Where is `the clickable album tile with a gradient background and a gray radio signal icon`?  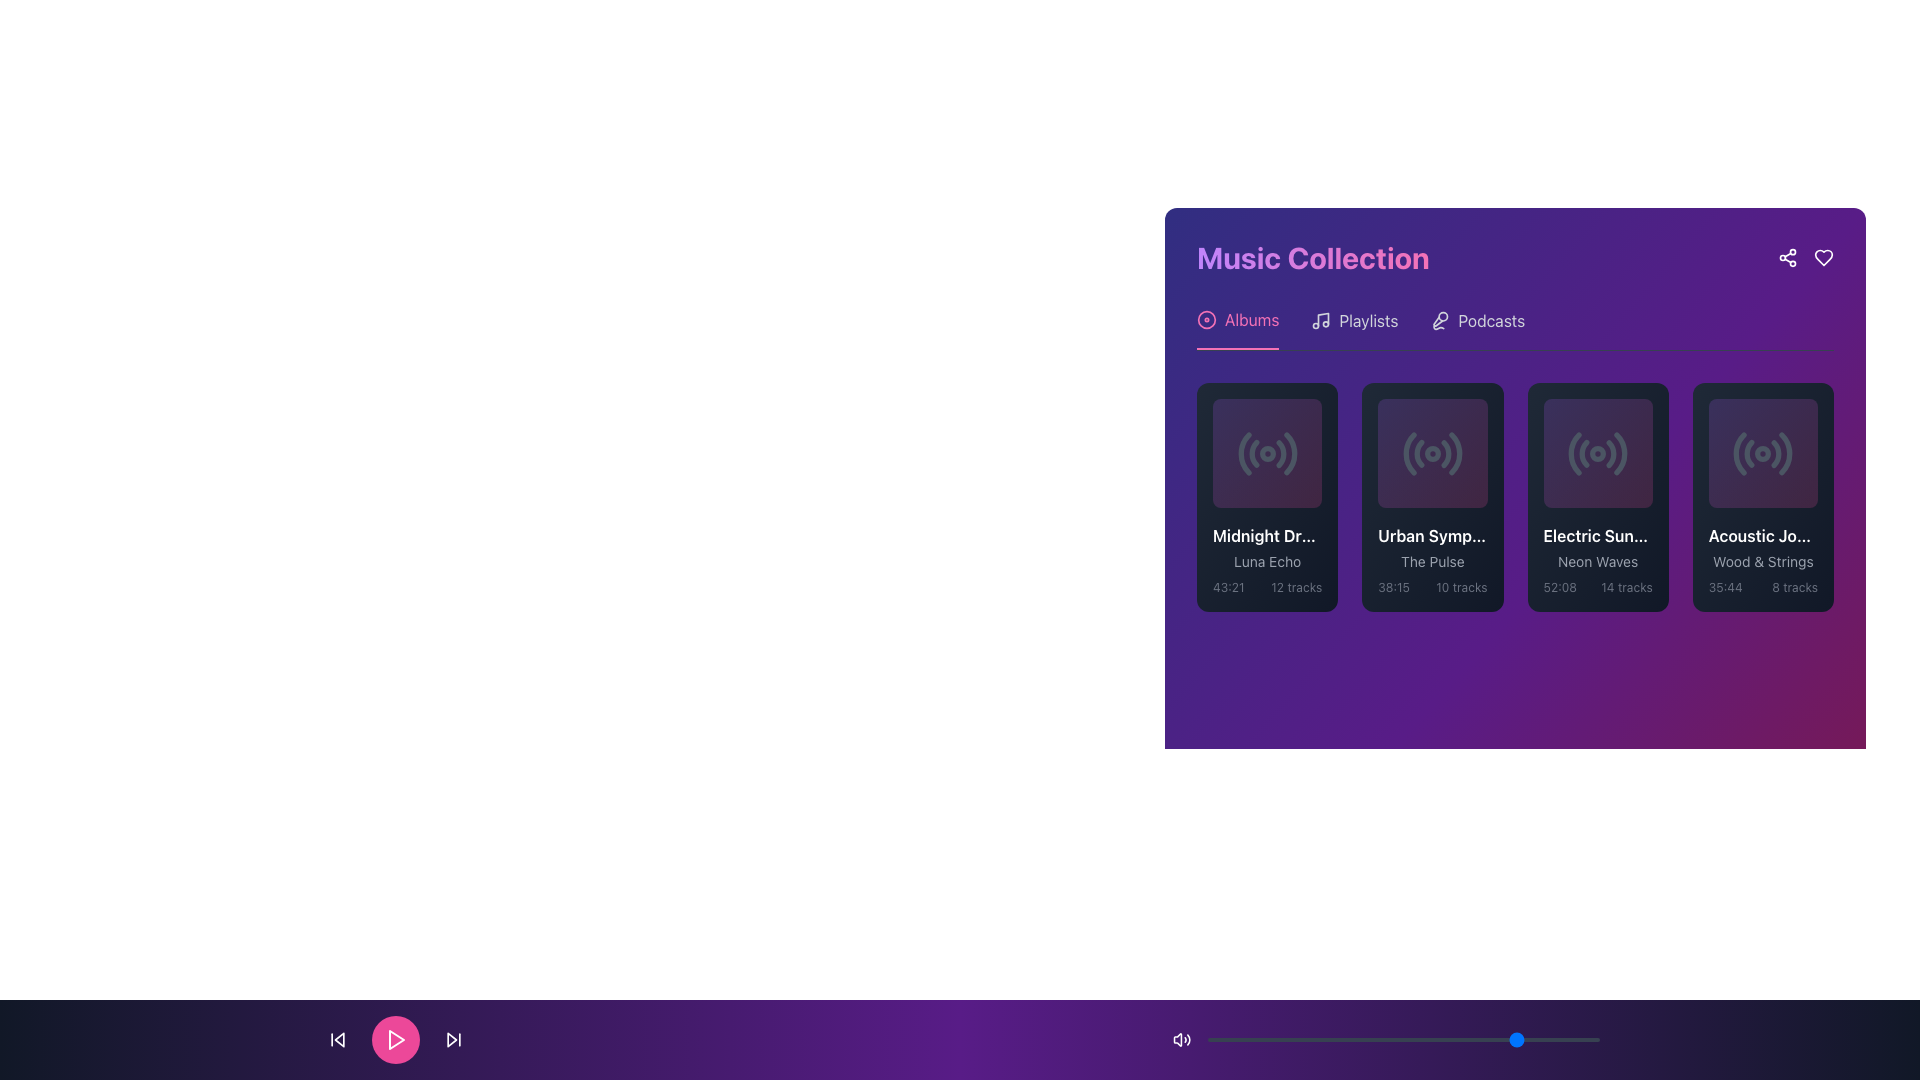
the clickable album tile with a gradient background and a gray radio signal icon is located at coordinates (1266, 453).